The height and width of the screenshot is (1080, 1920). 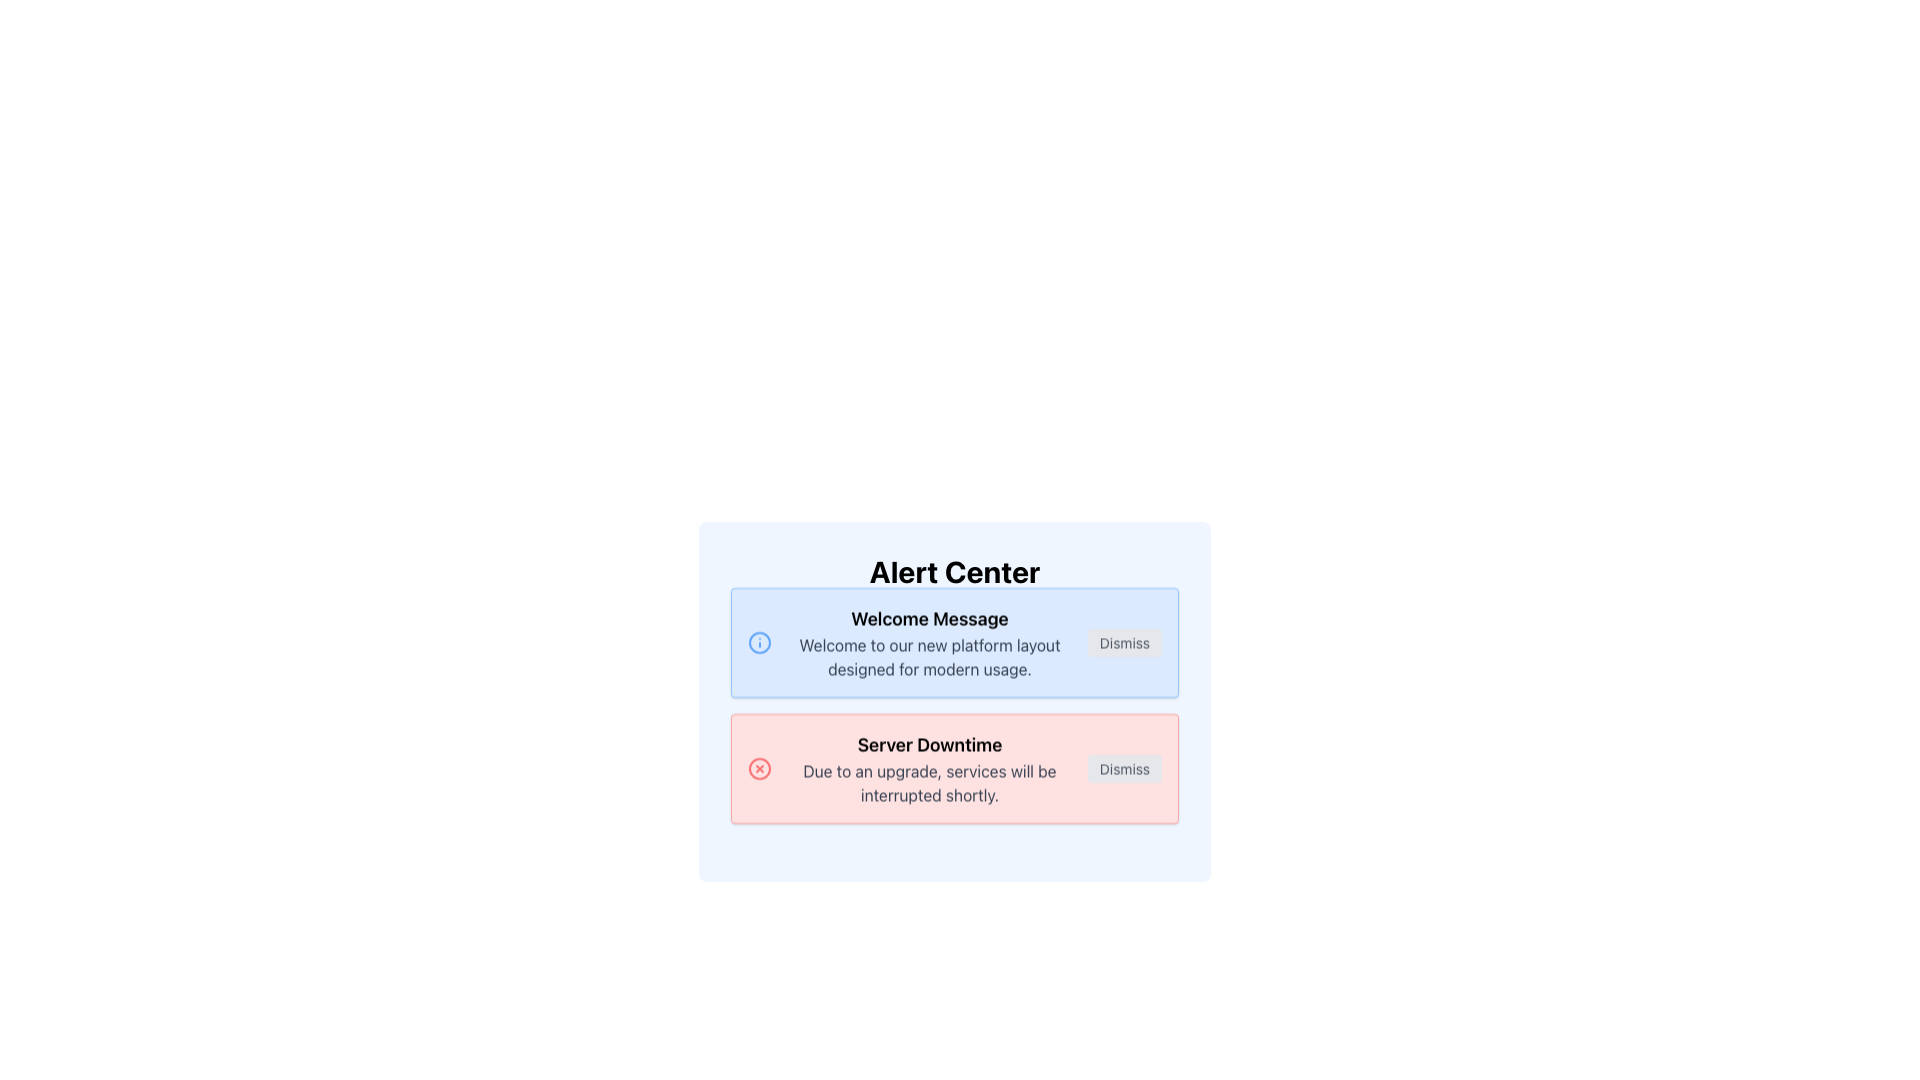 I want to click on the Text label that acts as a header for the section above 'Welcome Message' and 'Server Downtime', so click(x=954, y=571).